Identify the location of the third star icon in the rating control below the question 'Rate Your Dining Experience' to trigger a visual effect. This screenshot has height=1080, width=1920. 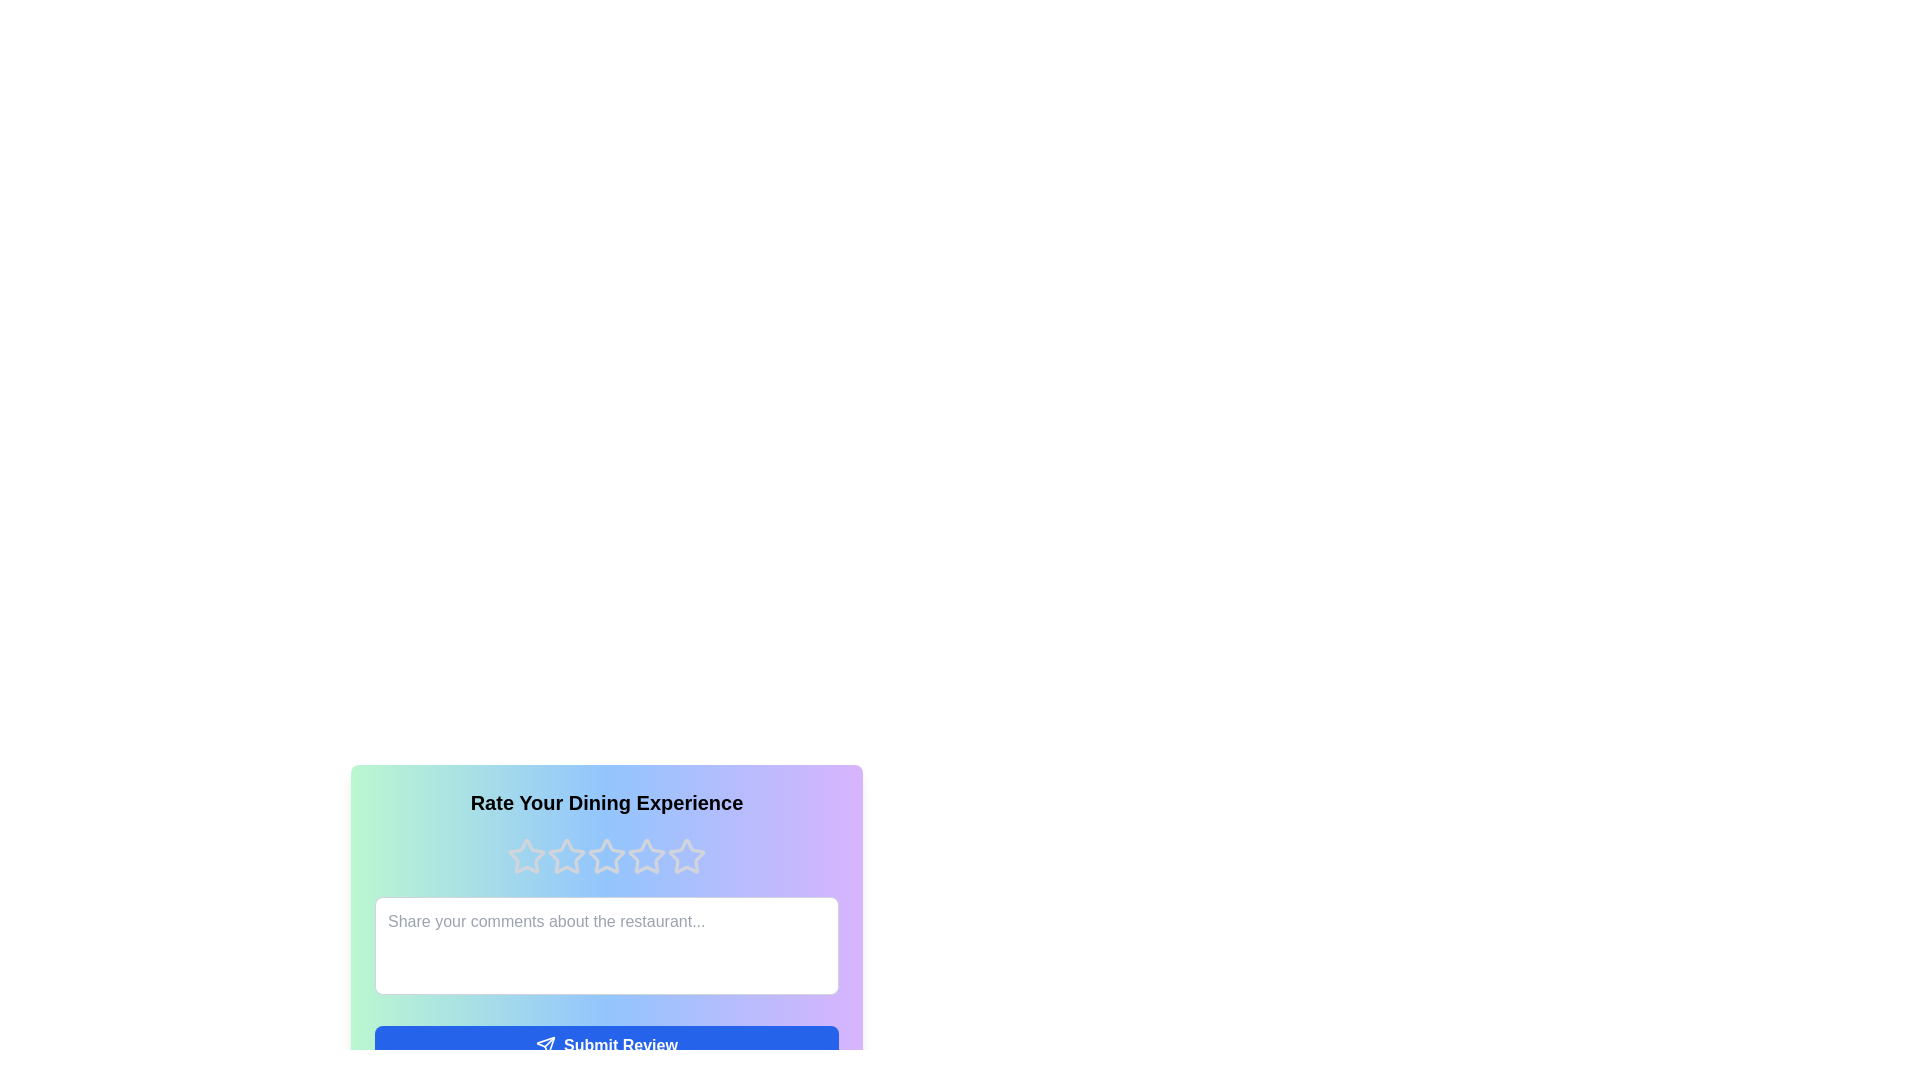
(647, 855).